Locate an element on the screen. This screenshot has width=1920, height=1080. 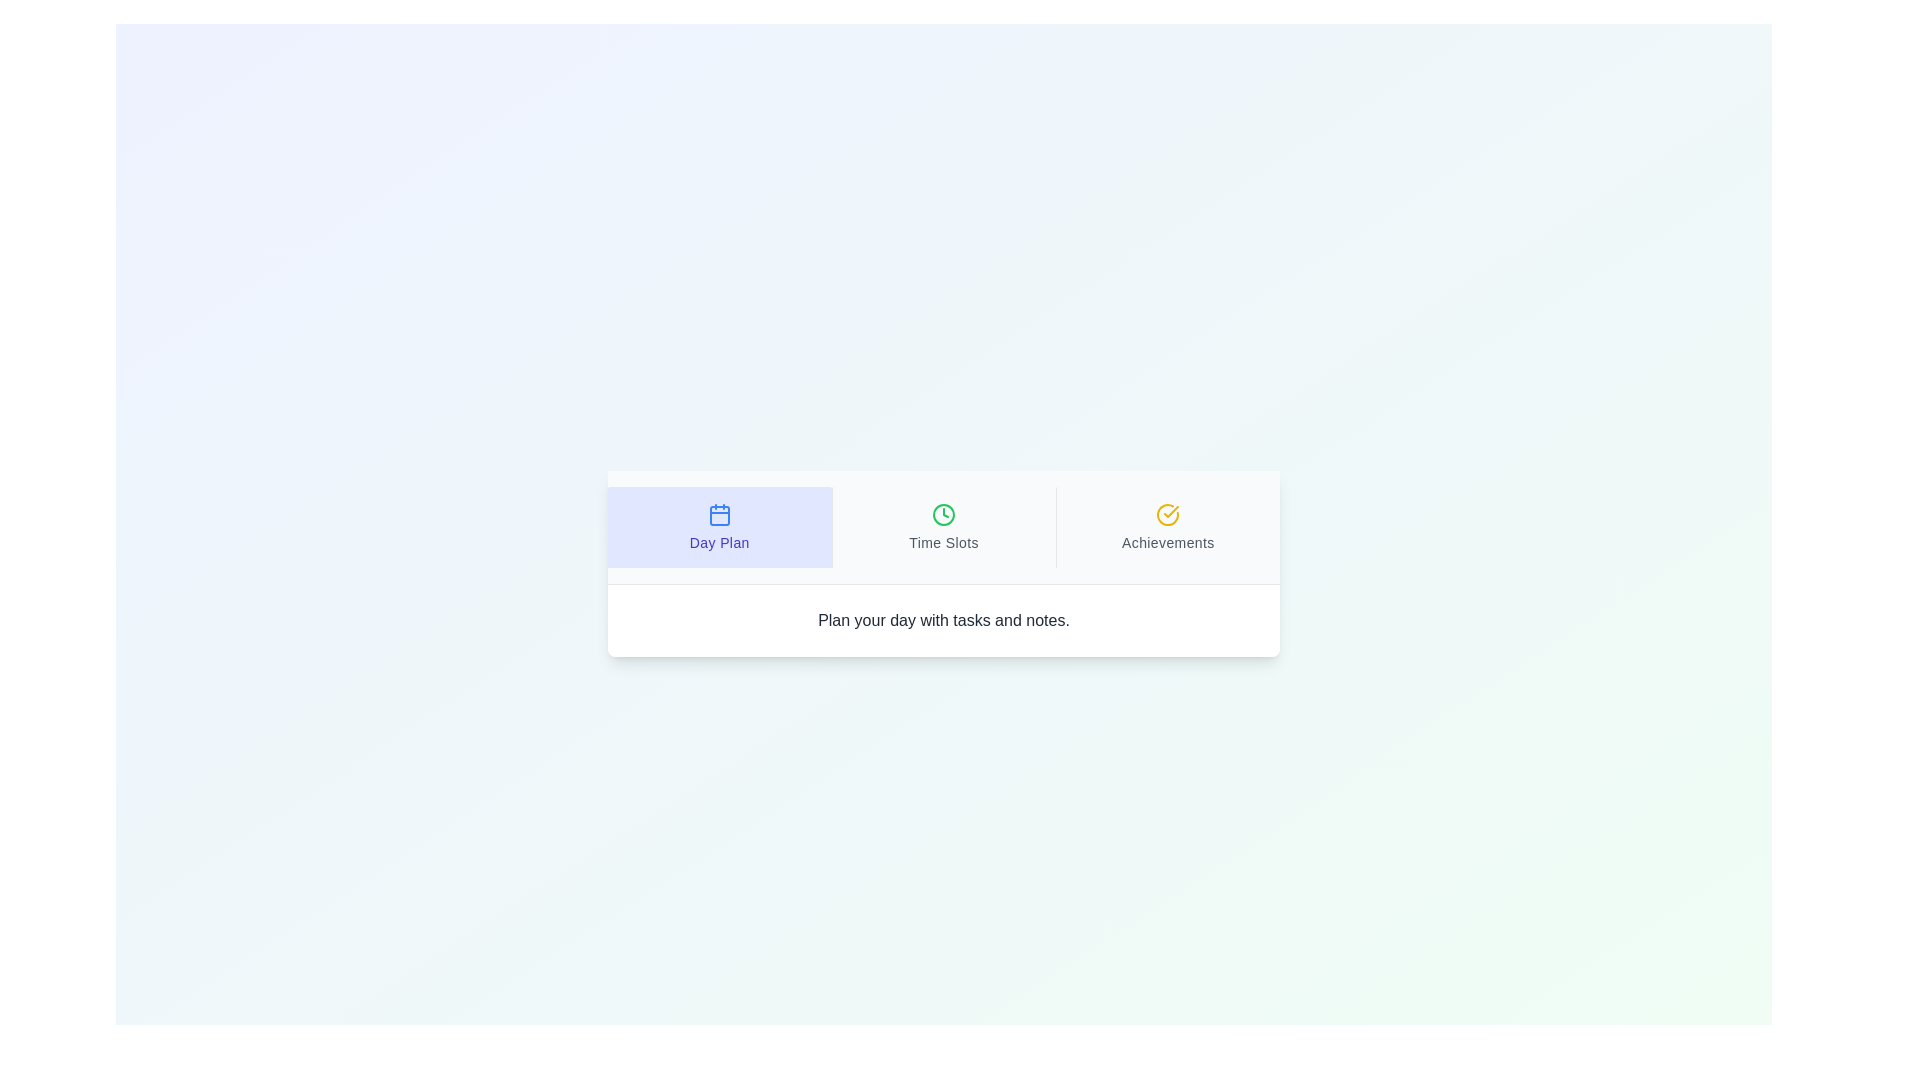
the tab titled Time Slots is located at coordinates (942, 526).